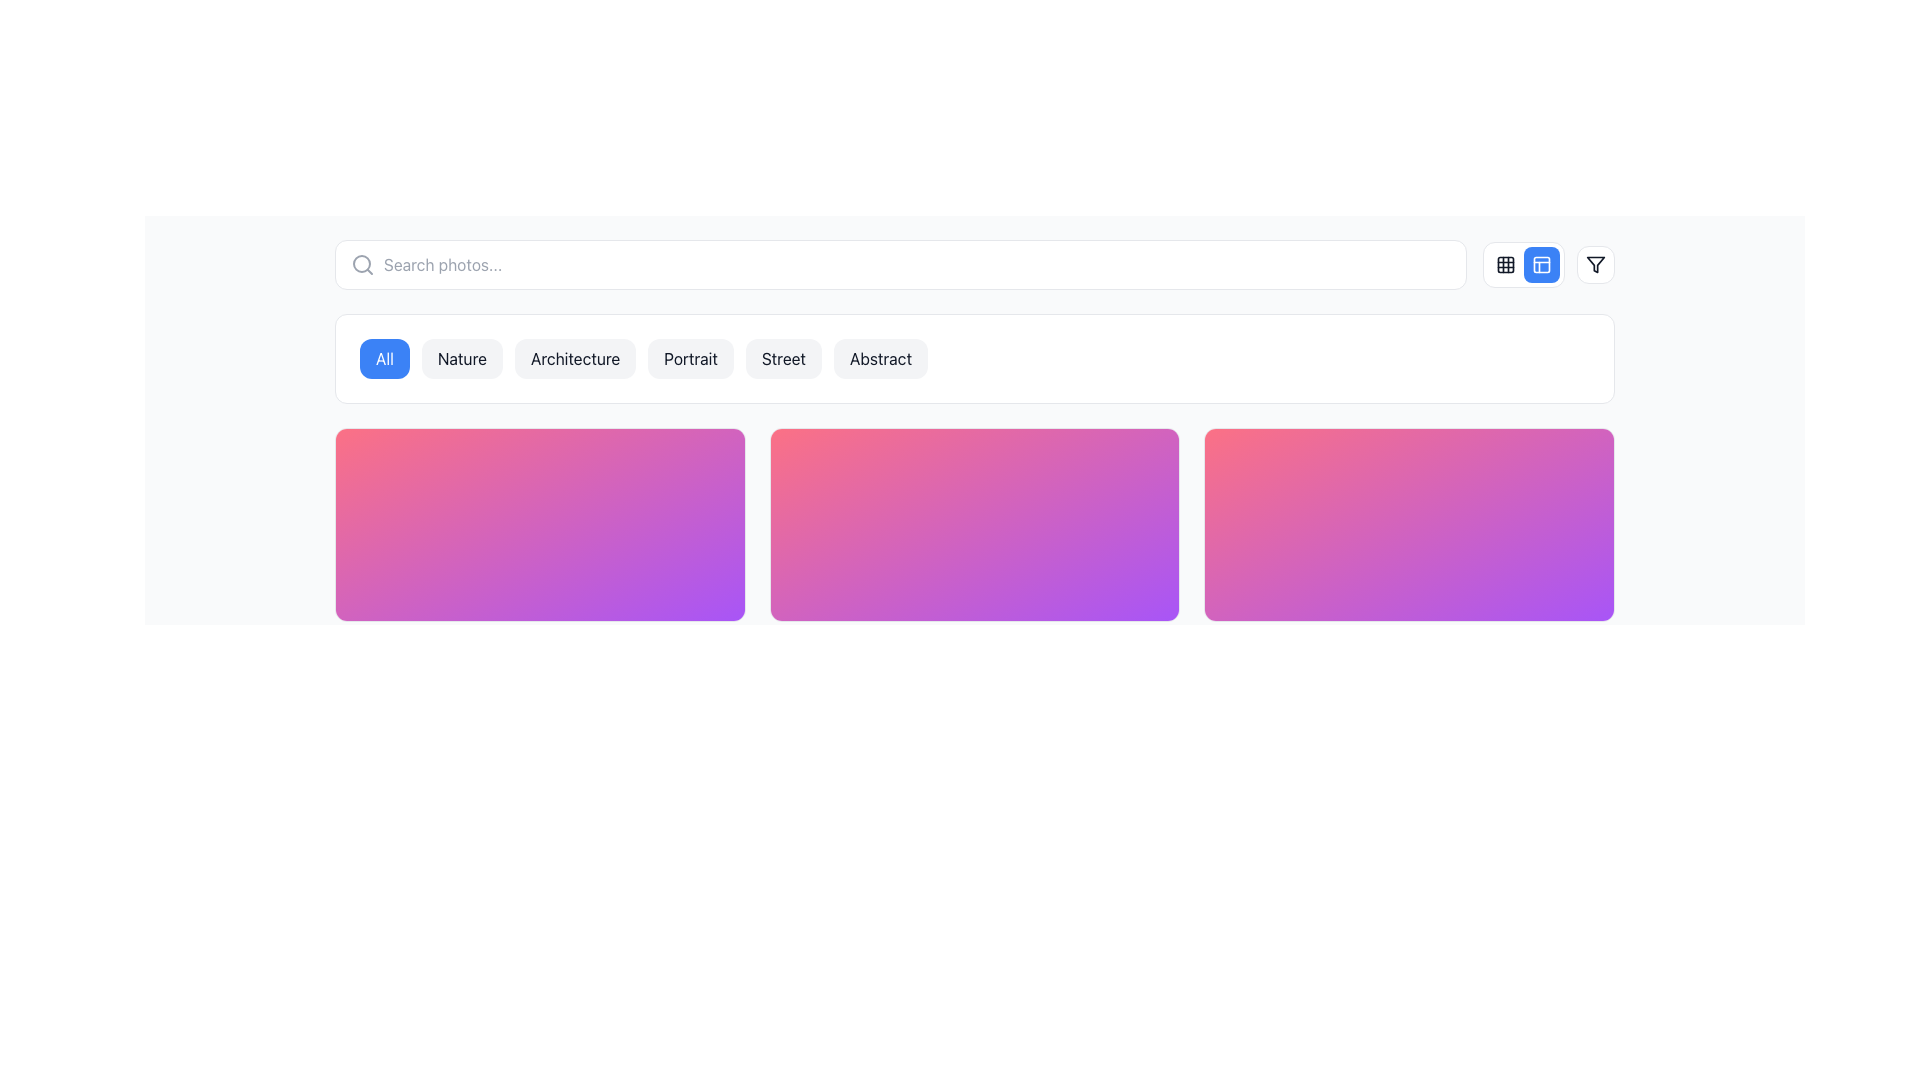 This screenshot has width=1920, height=1080. I want to click on the card component, which is a rectangular card with a gradient background transitioning from rose to purple, located, so click(974, 523).